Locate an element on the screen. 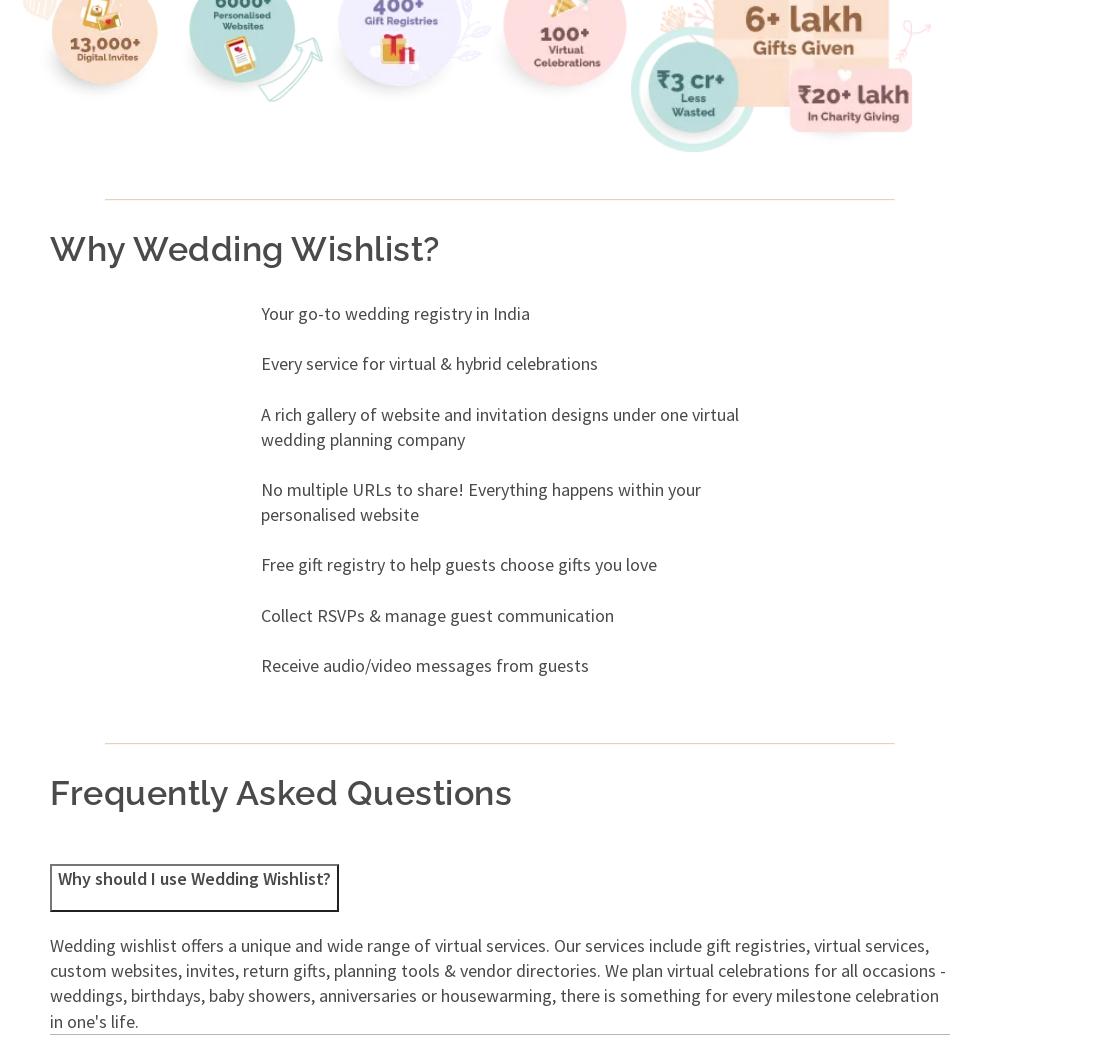 This screenshot has height=1051, width=1113. 'No multiple URLs to share! Everything happens within your personalised website' is located at coordinates (480, 501).